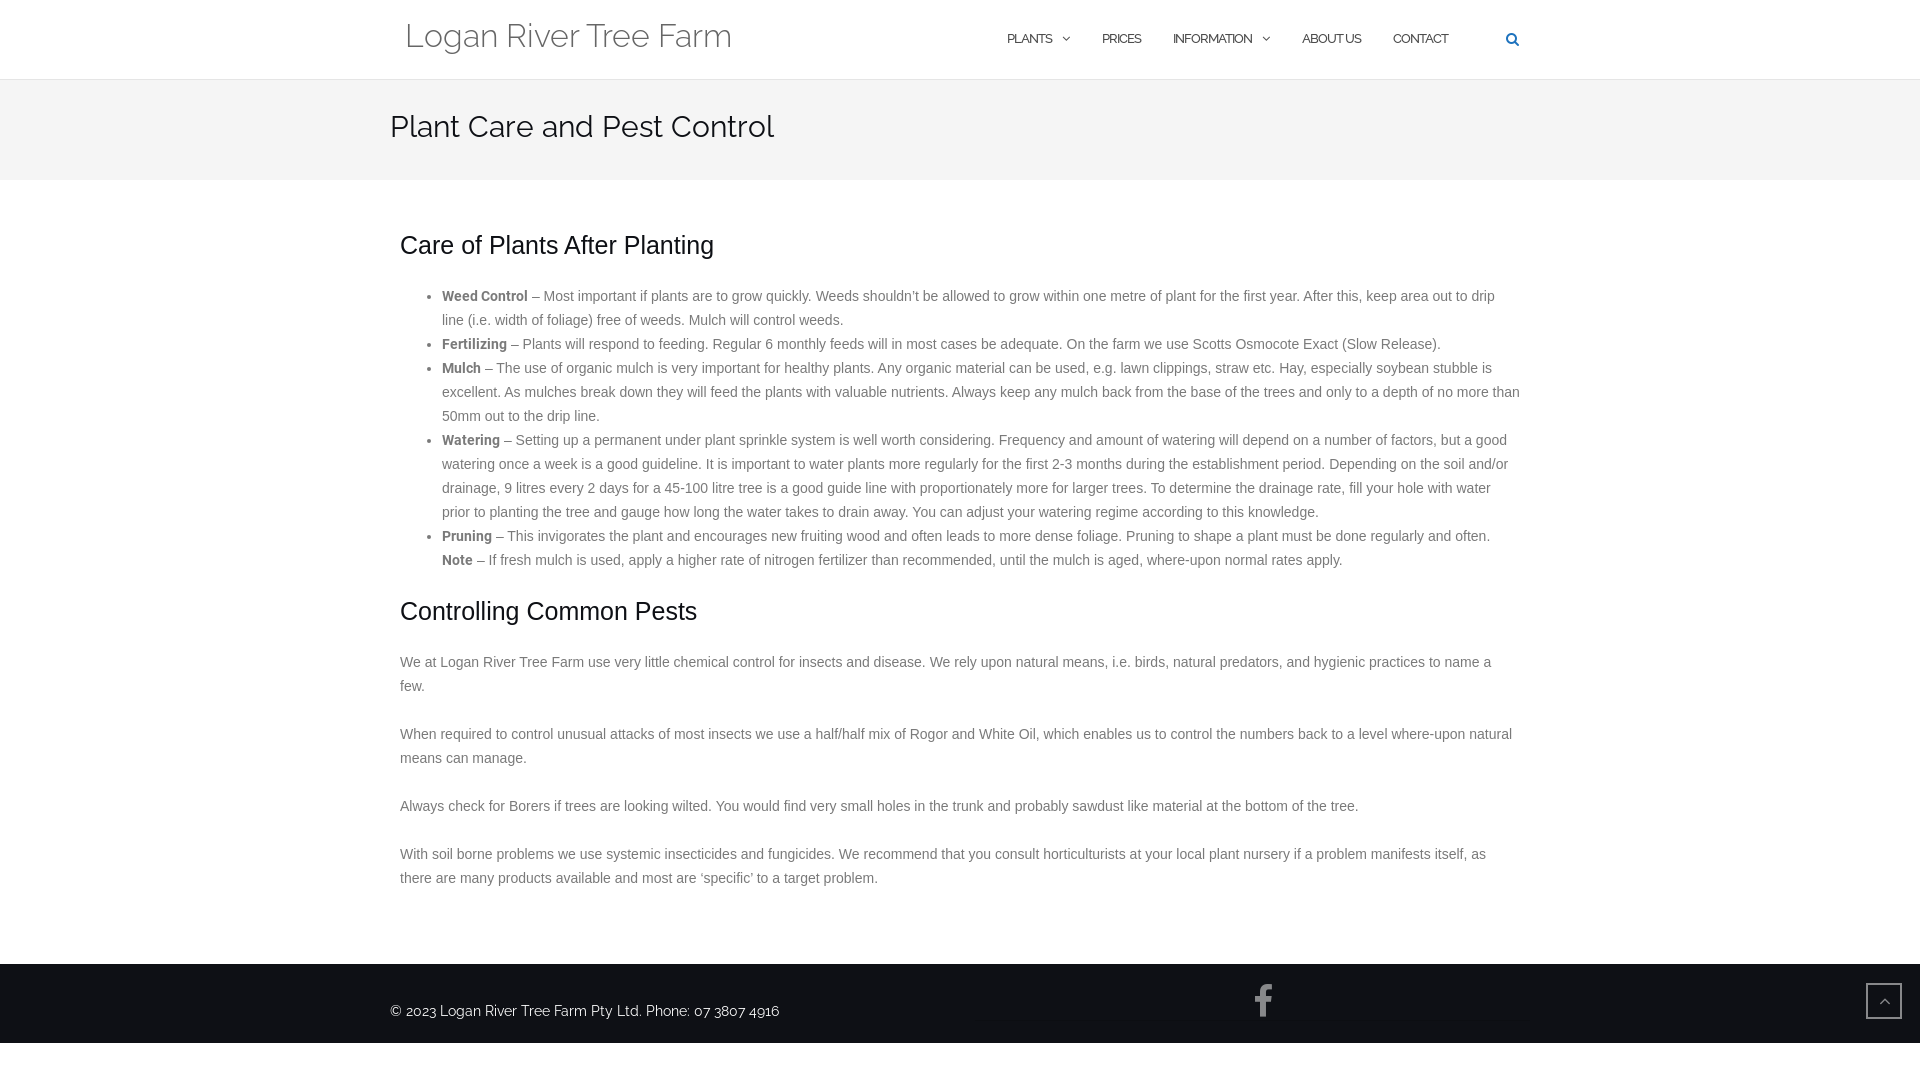 This screenshot has height=1080, width=1920. I want to click on 'ABOUT US', so click(1301, 39).